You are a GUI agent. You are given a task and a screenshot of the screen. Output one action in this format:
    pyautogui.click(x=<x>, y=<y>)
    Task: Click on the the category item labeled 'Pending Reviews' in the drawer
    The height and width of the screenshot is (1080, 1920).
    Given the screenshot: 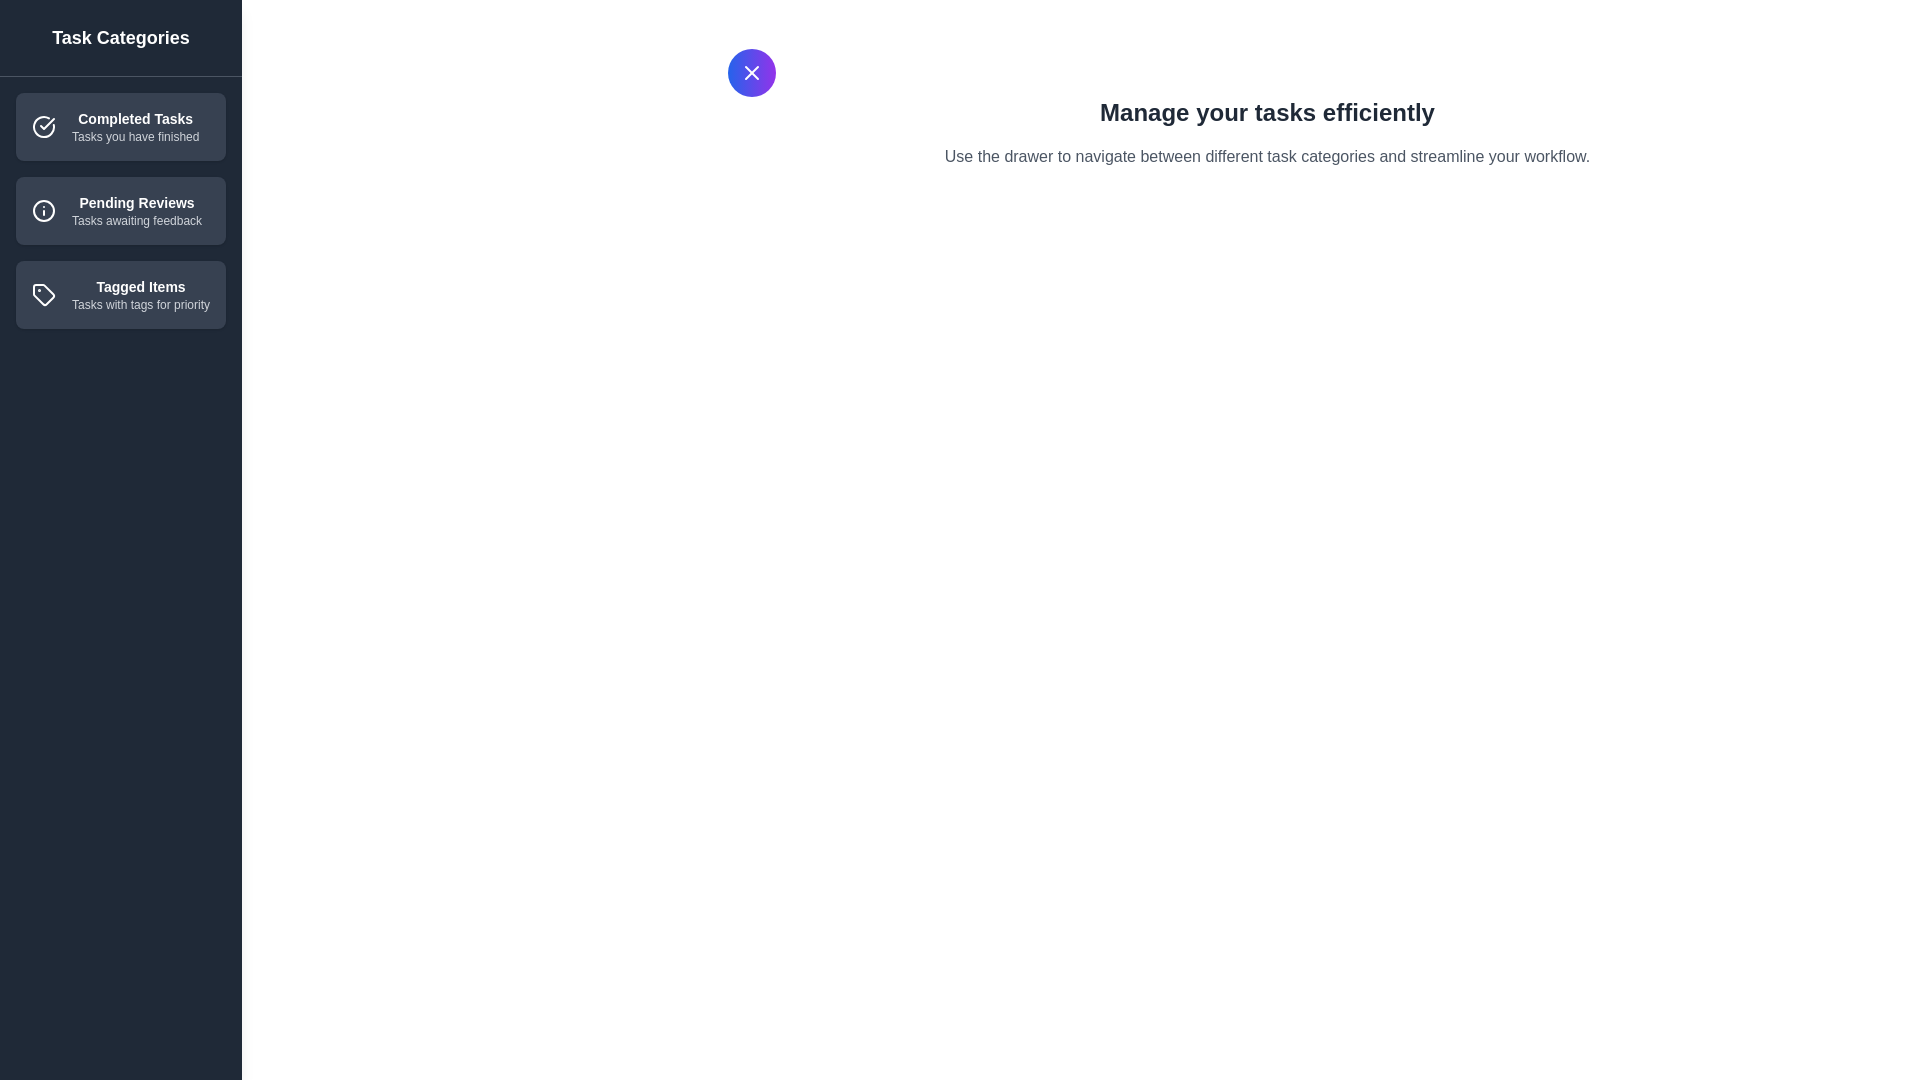 What is the action you would take?
    pyautogui.click(x=119, y=211)
    